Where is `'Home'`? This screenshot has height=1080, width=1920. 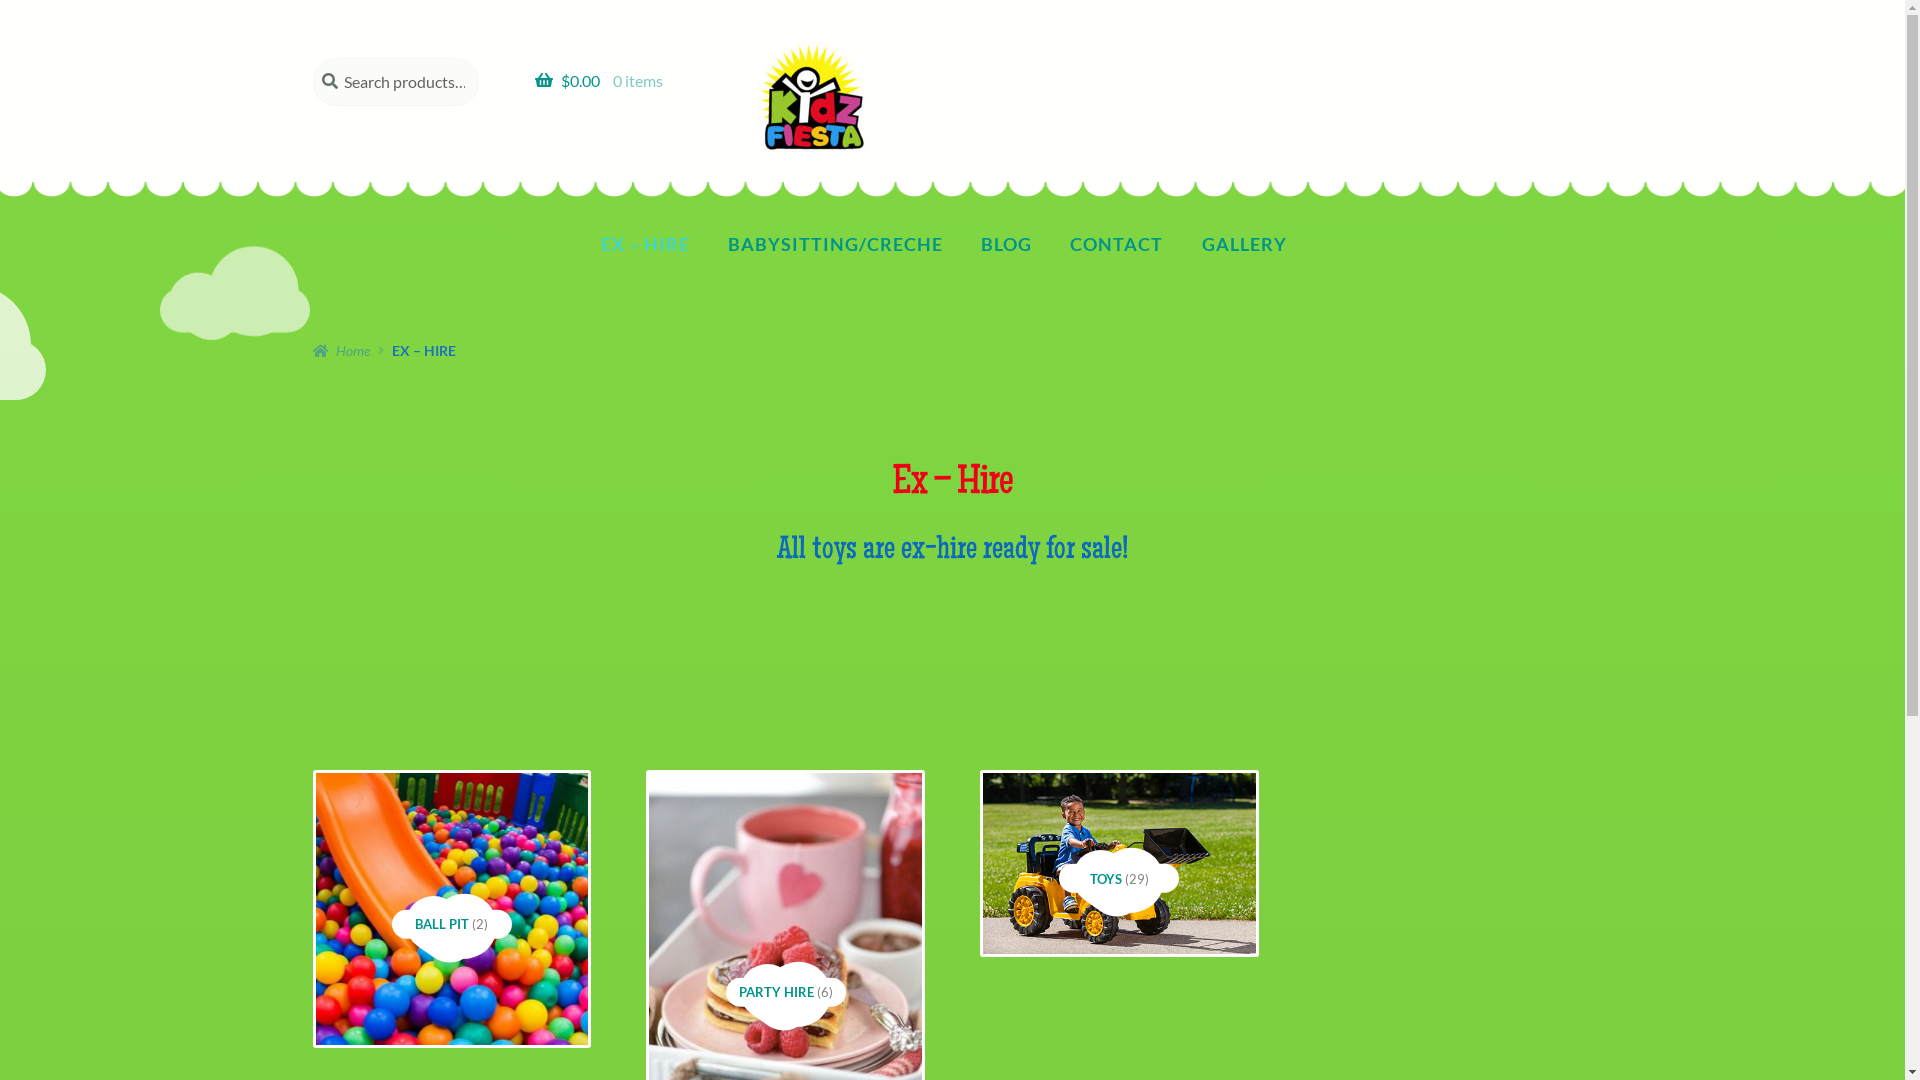
'Home' is located at coordinates (340, 349).